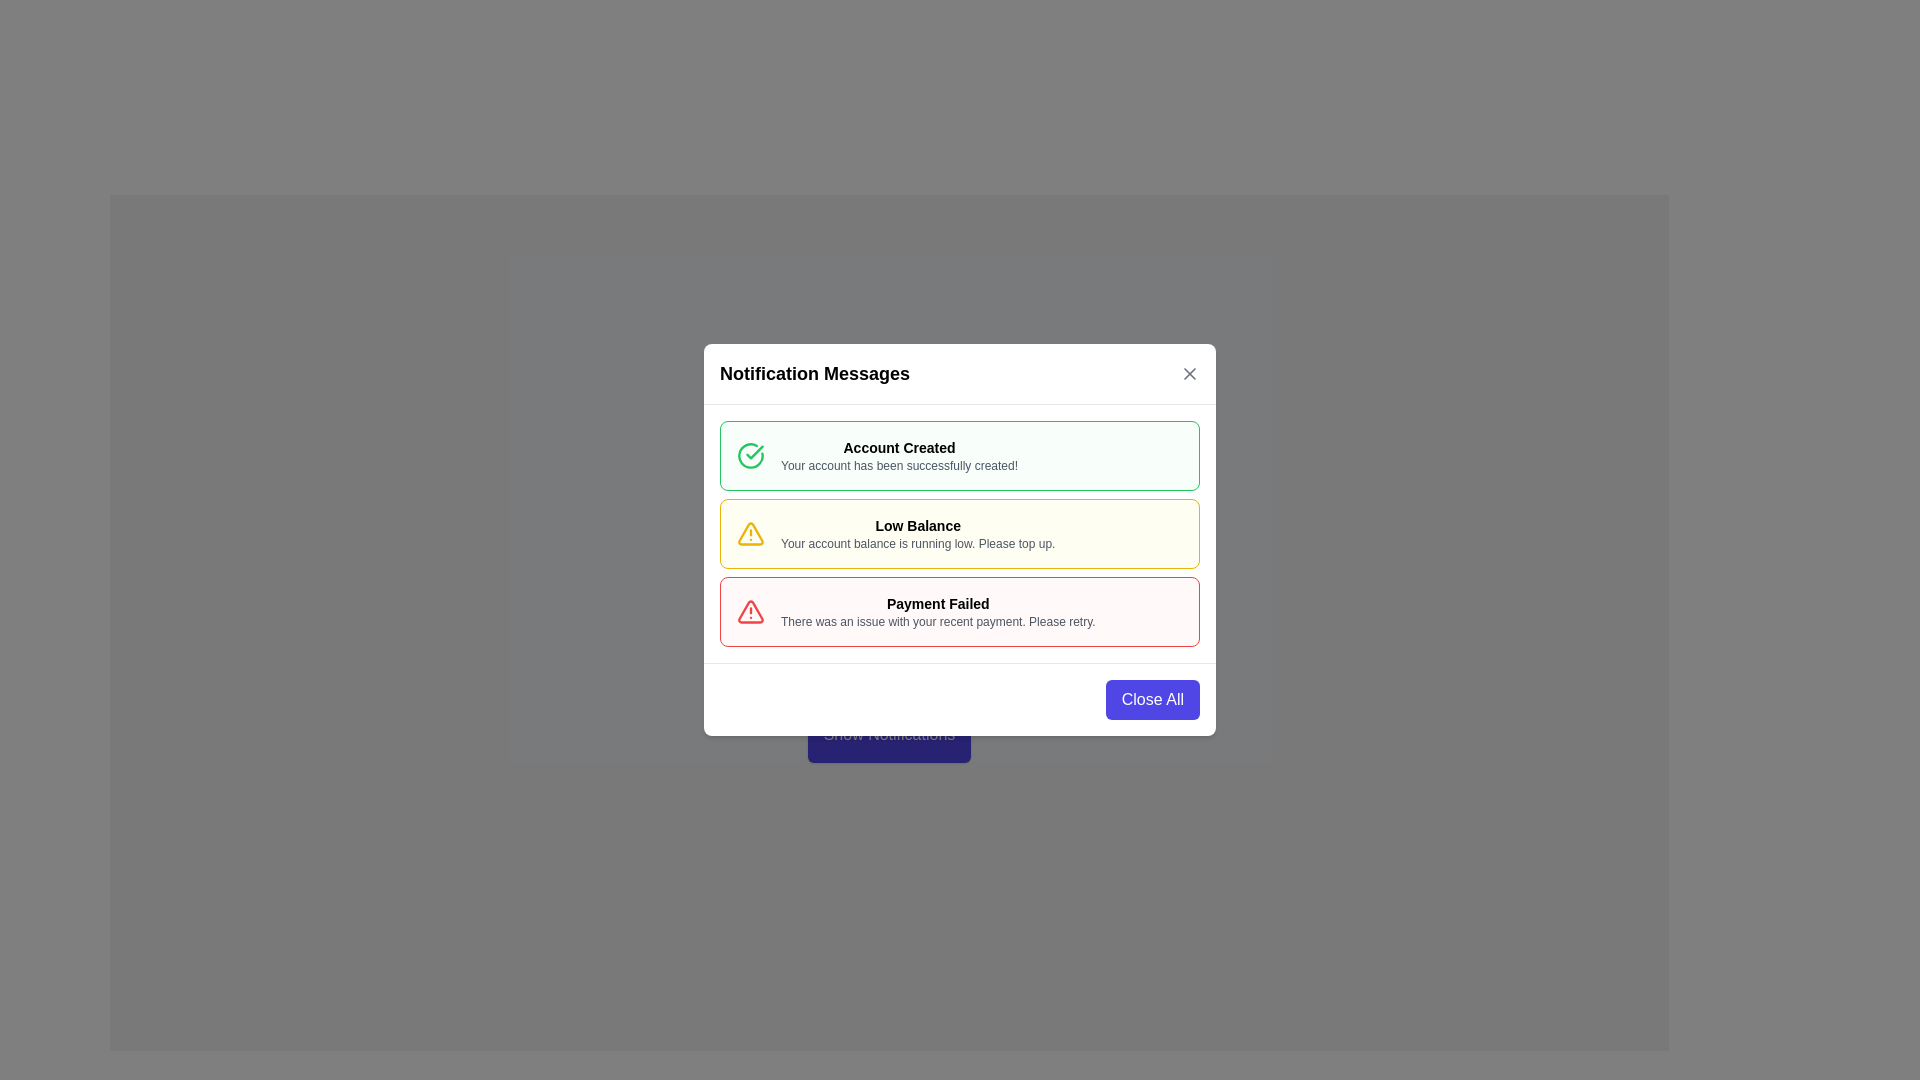 This screenshot has height=1080, width=1920. What do you see at coordinates (937, 620) in the screenshot?
I see `text string that states: 'There was an issue with your recent payment. Please retry.' located below the 'Payment Failed' heading in the notification box` at bounding box center [937, 620].